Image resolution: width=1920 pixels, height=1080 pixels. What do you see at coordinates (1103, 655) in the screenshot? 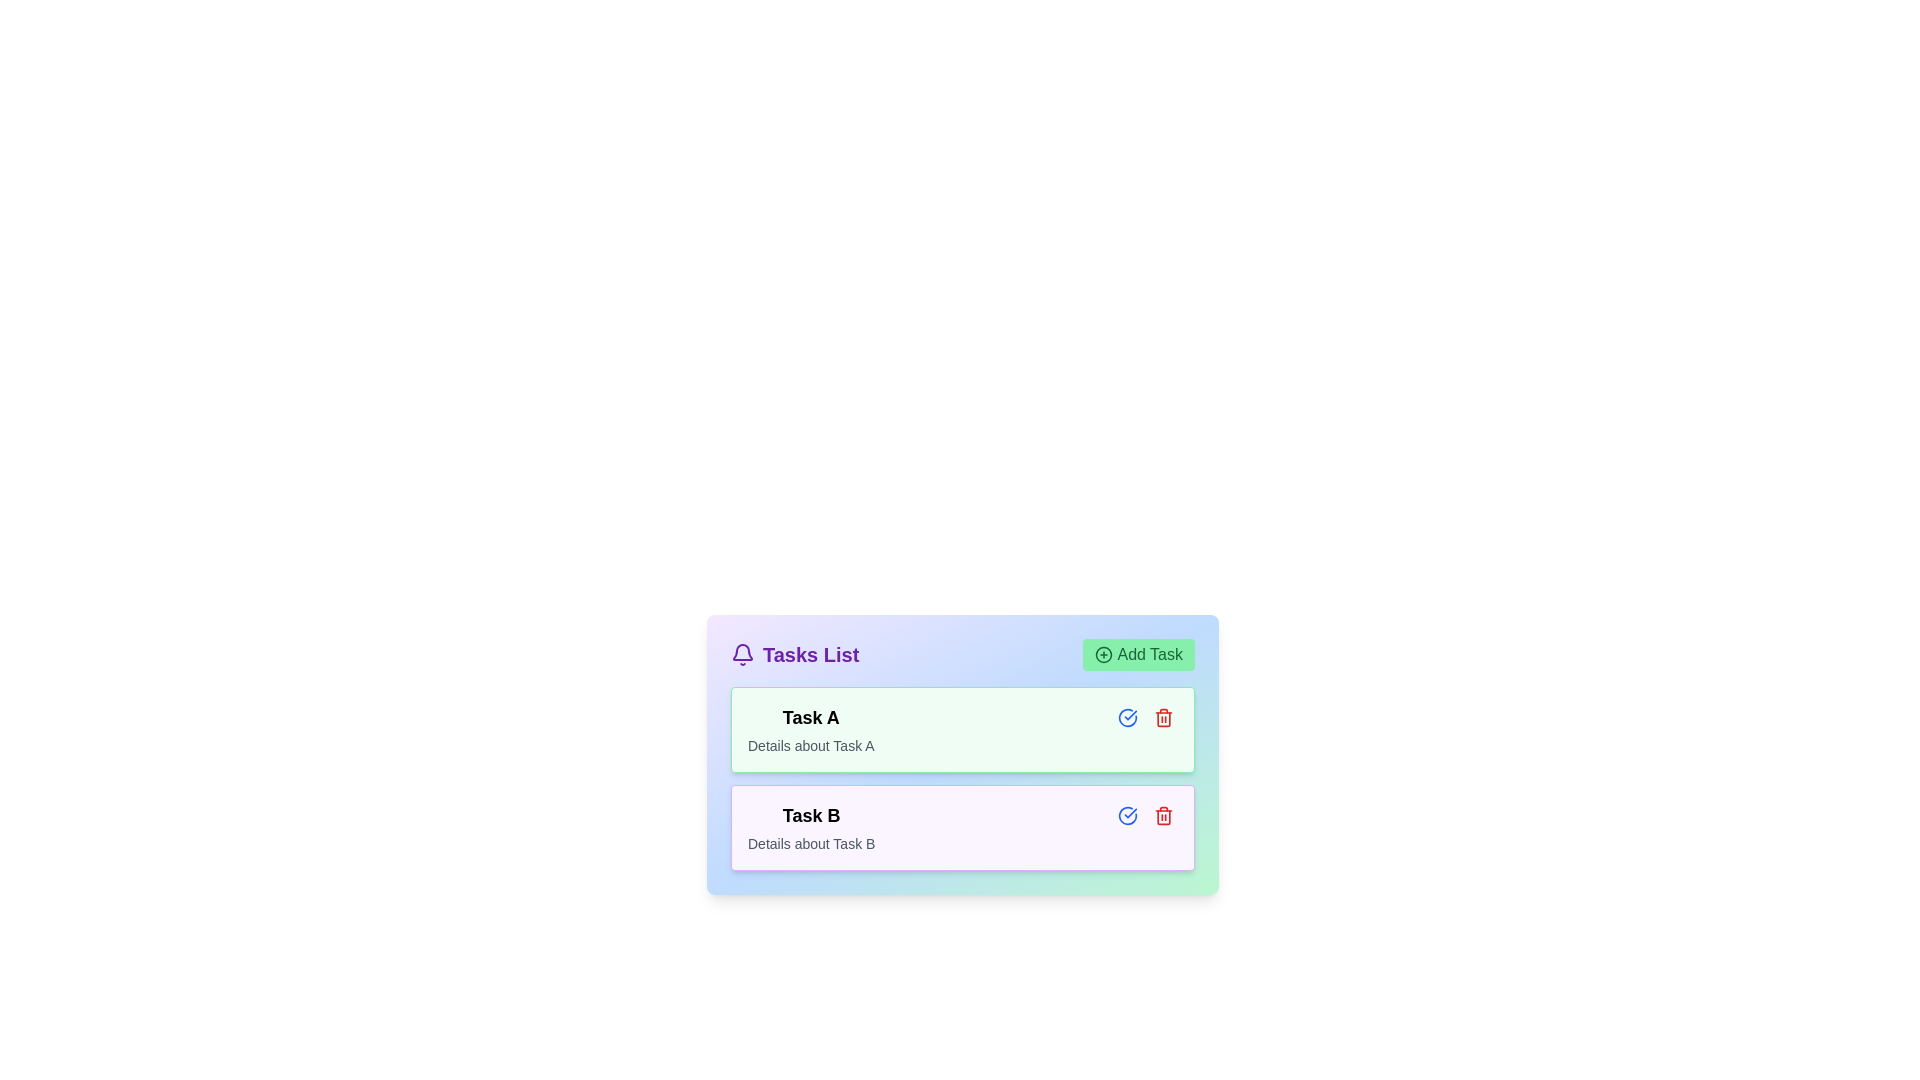
I see `the icon within the 'Add Task' button located in the top-right corner of the task management card interface` at bounding box center [1103, 655].